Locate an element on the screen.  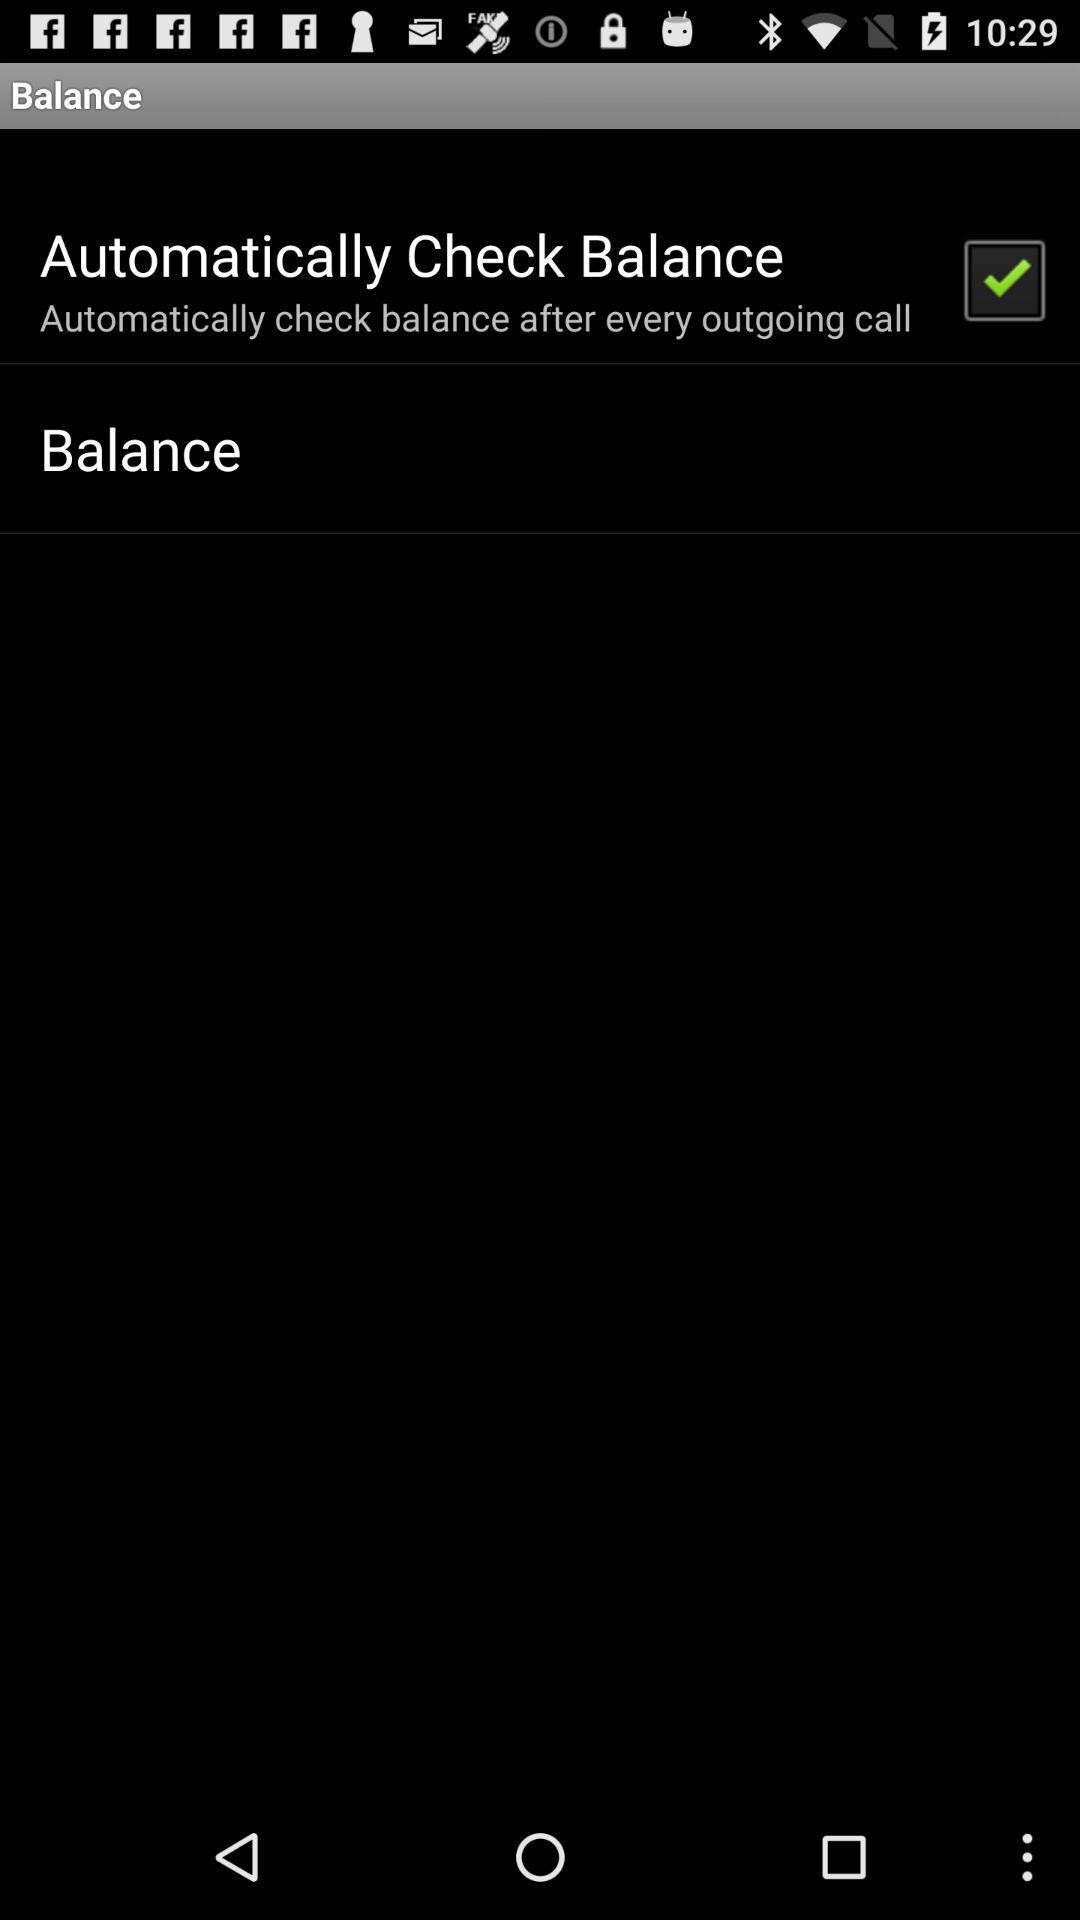
item below balance app is located at coordinates (1003, 277).